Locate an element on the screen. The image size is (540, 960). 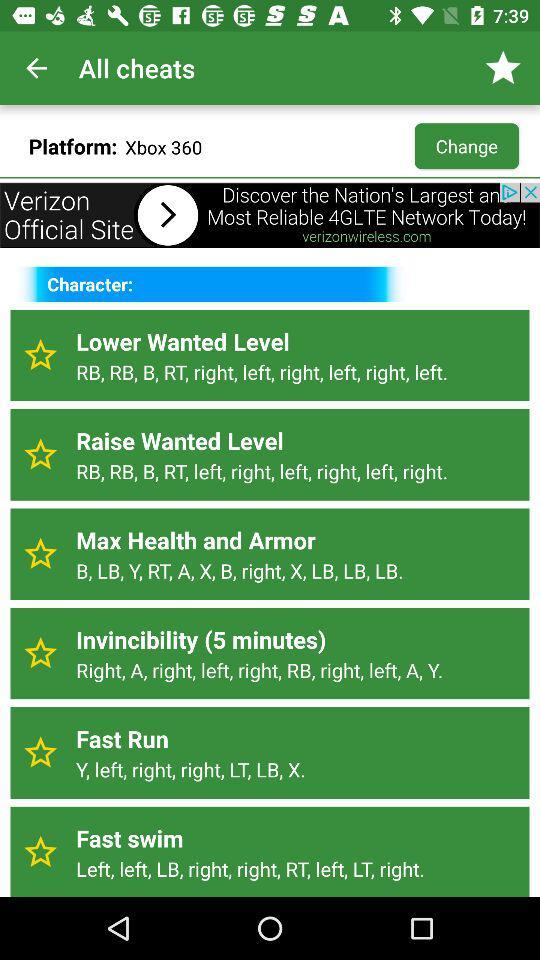
the star icon is located at coordinates (40, 851).